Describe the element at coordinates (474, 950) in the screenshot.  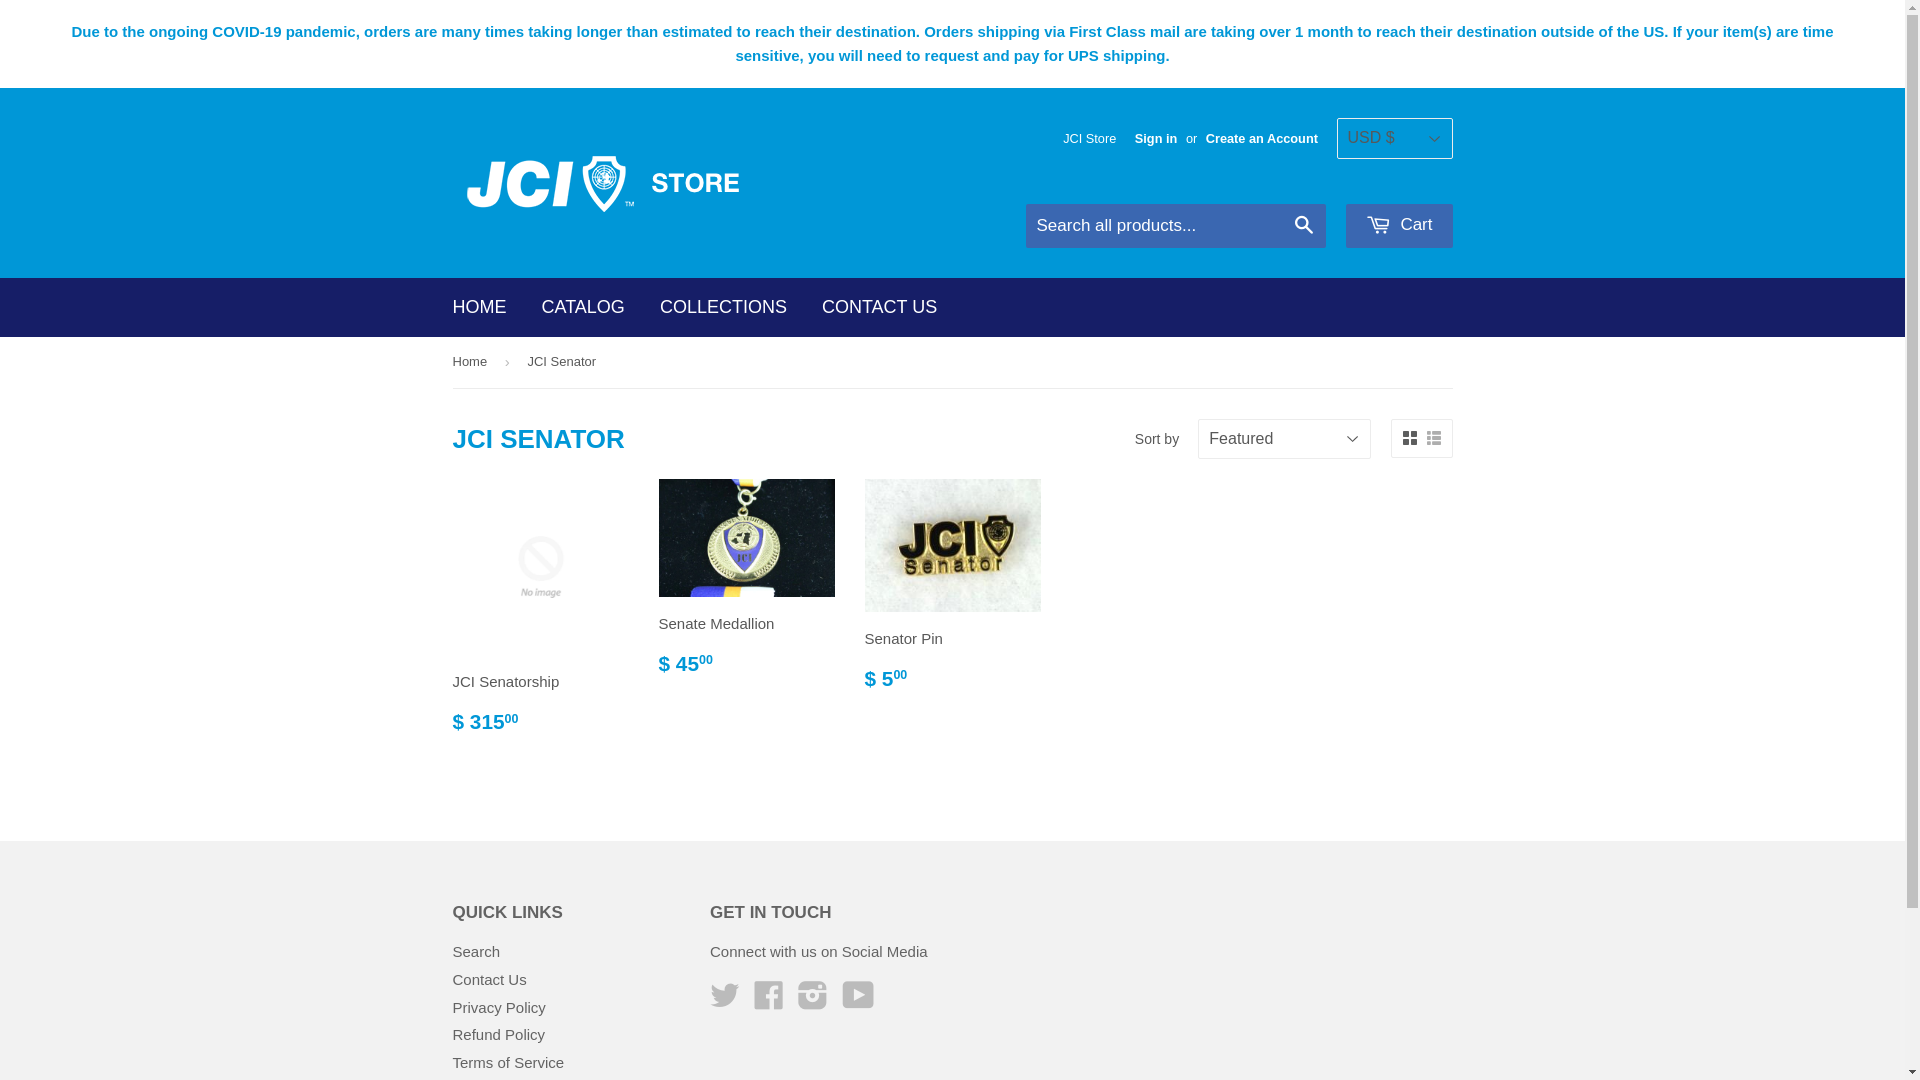
I see `'Search'` at that location.